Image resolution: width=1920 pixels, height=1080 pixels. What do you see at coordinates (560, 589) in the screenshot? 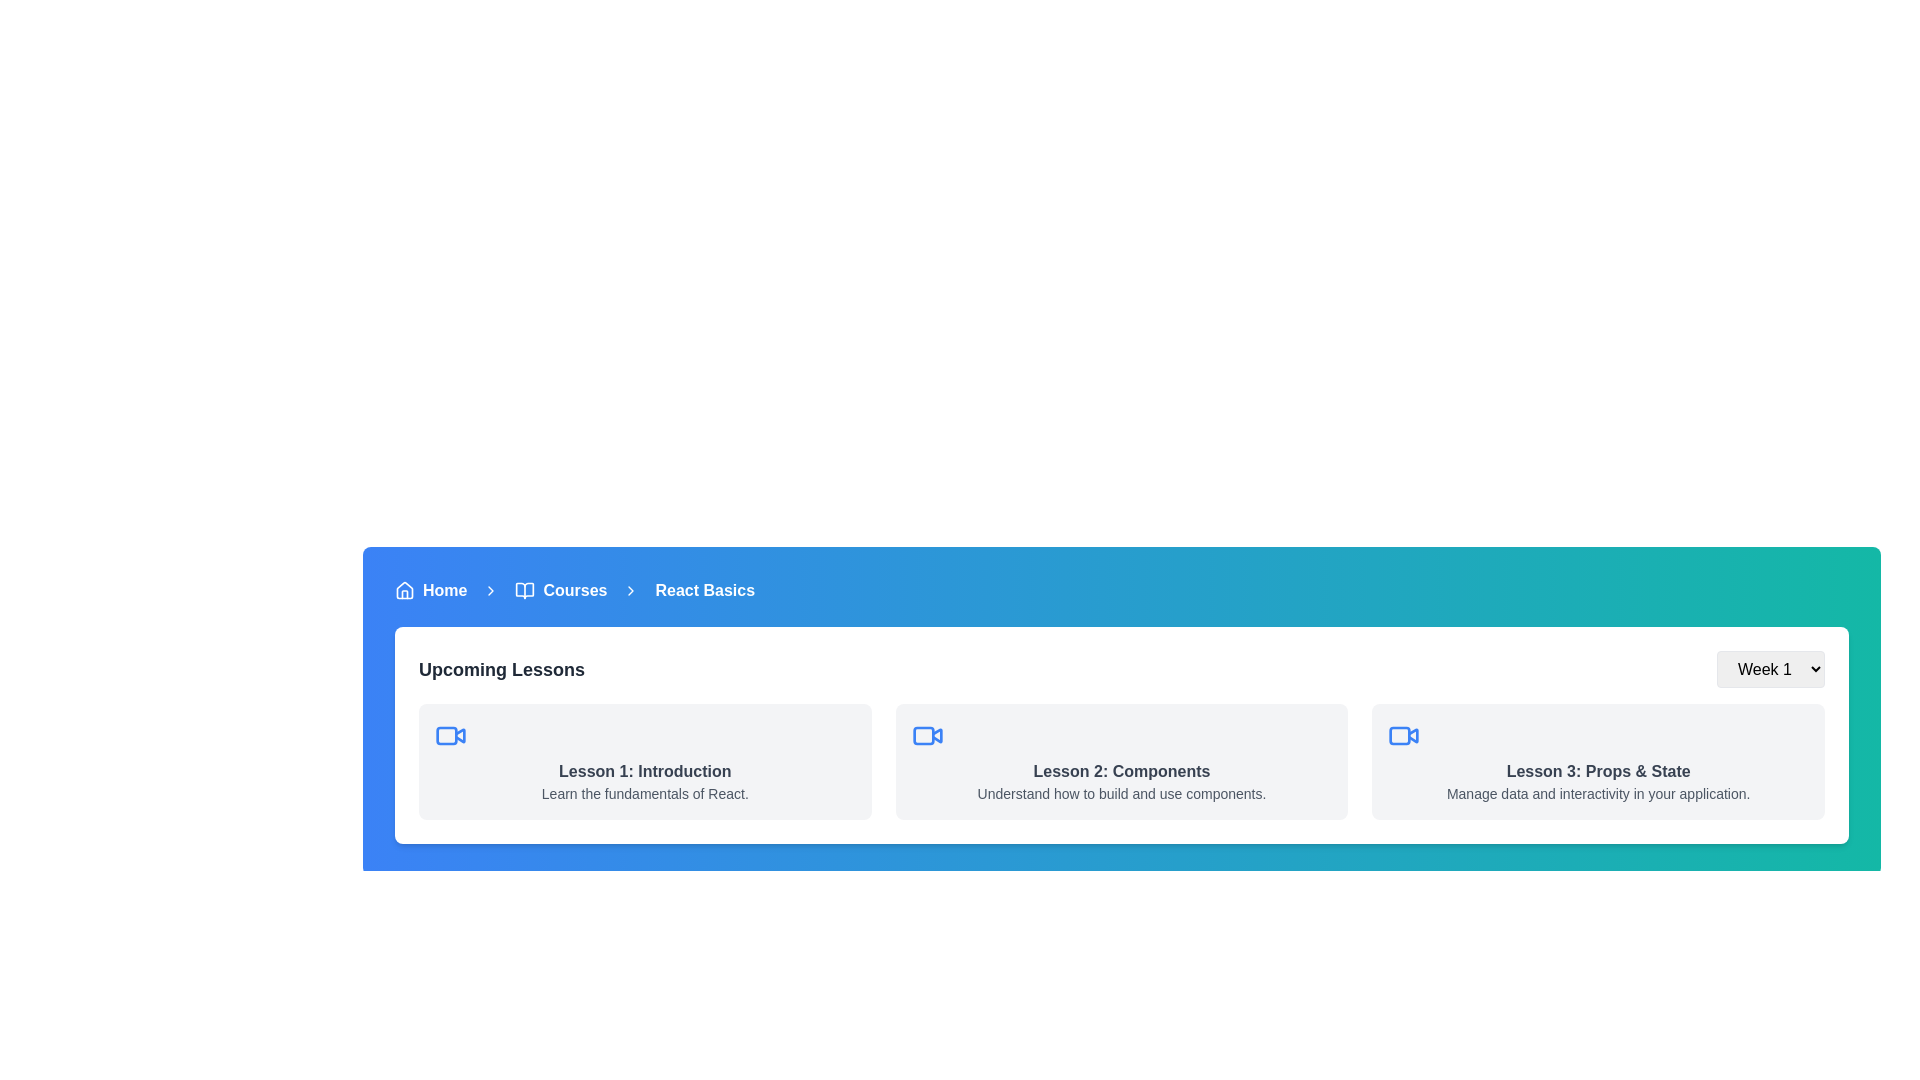
I see `the 'Courses' breadcrumb navigation link, which consists of an open book icon followed by the bold blue text 'Courses'` at bounding box center [560, 589].